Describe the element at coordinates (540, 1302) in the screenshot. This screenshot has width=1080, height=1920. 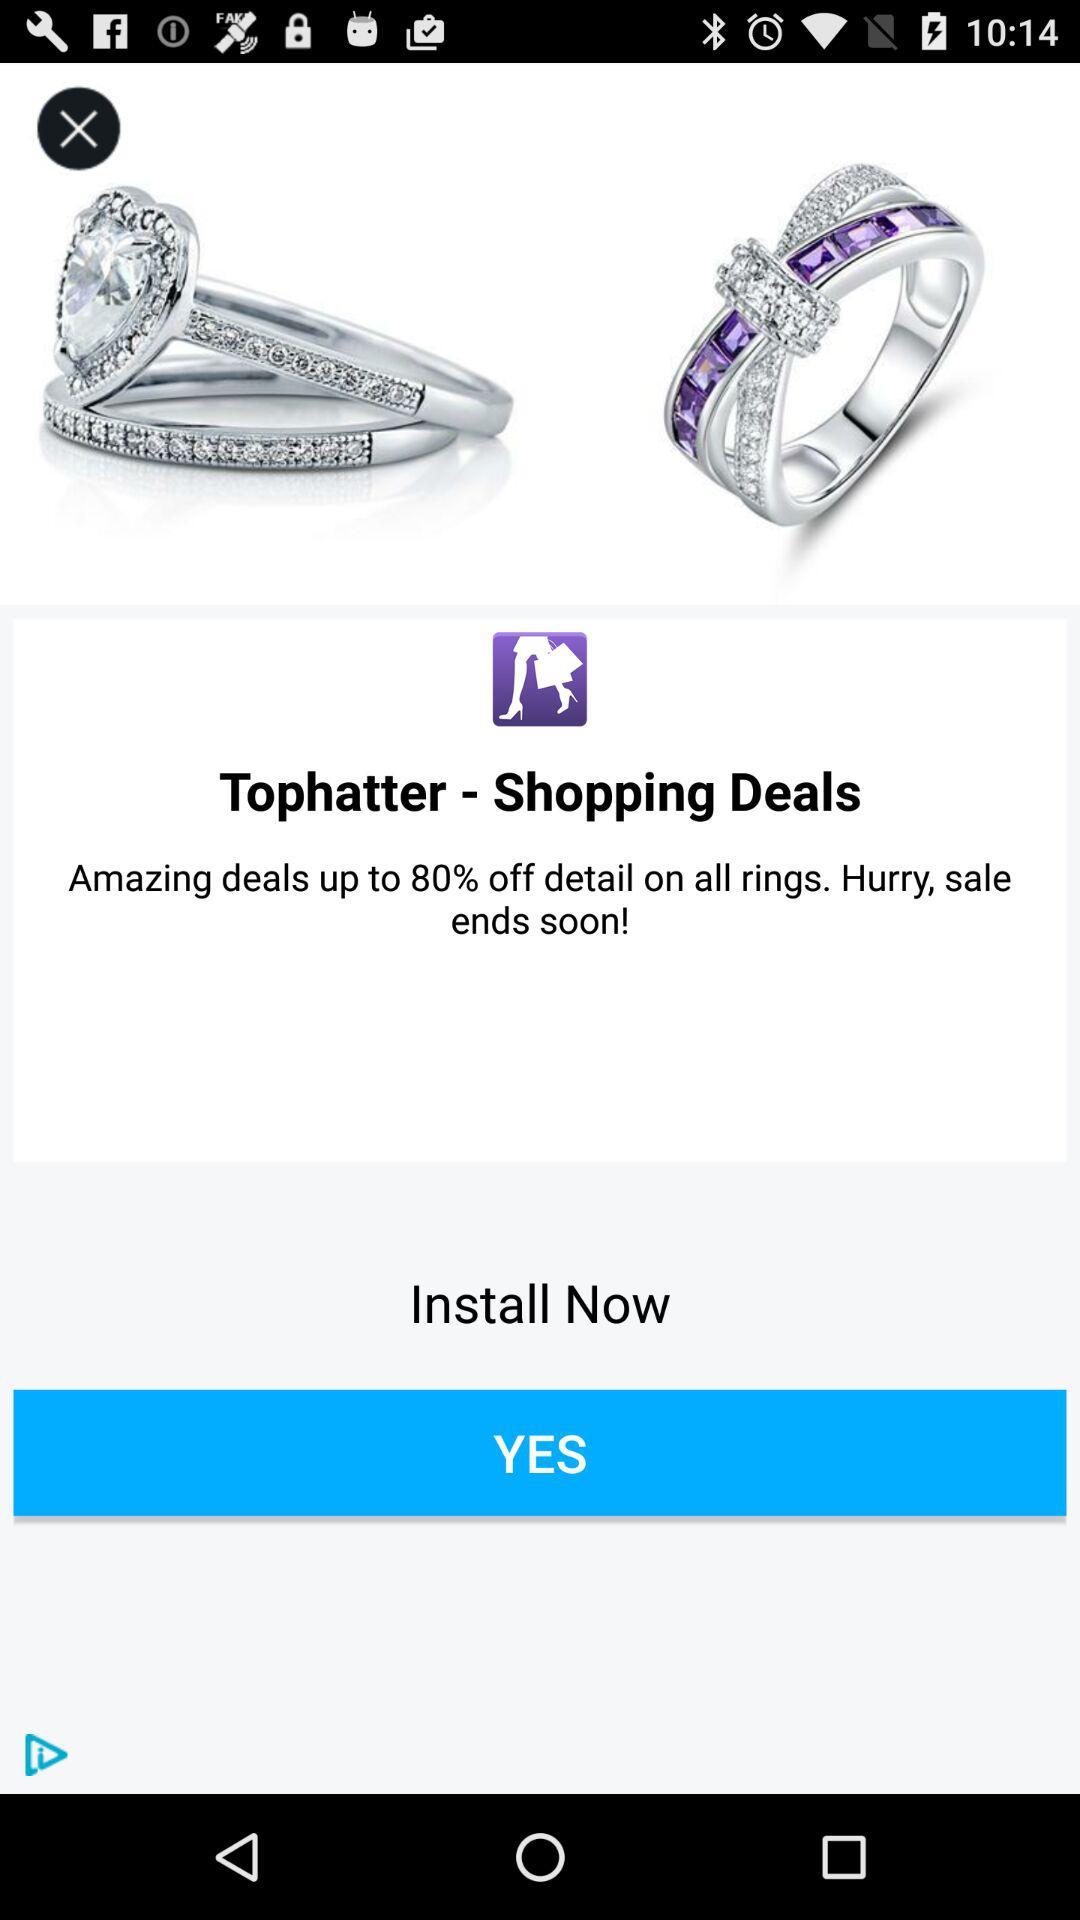
I see `item above yes icon` at that location.